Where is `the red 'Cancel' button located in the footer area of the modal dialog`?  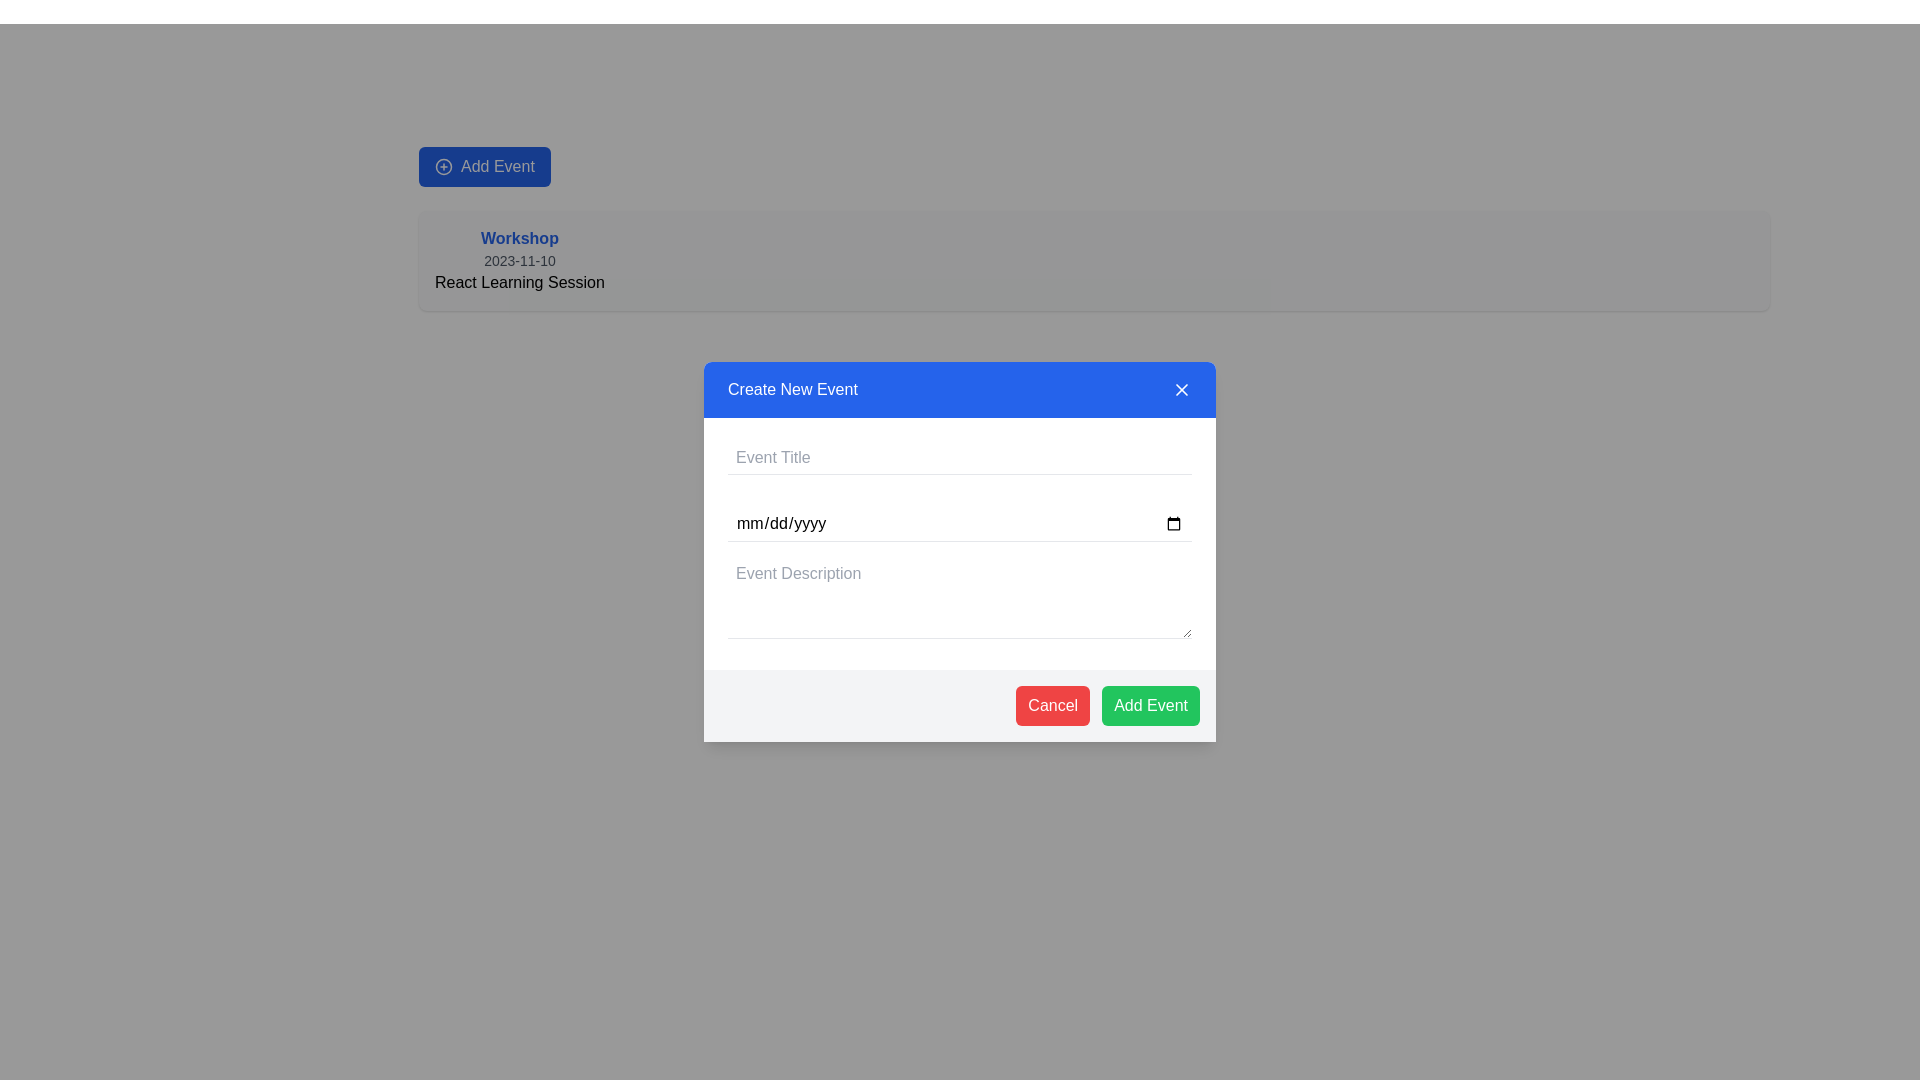
the red 'Cancel' button located in the footer area of the modal dialog is located at coordinates (1052, 704).